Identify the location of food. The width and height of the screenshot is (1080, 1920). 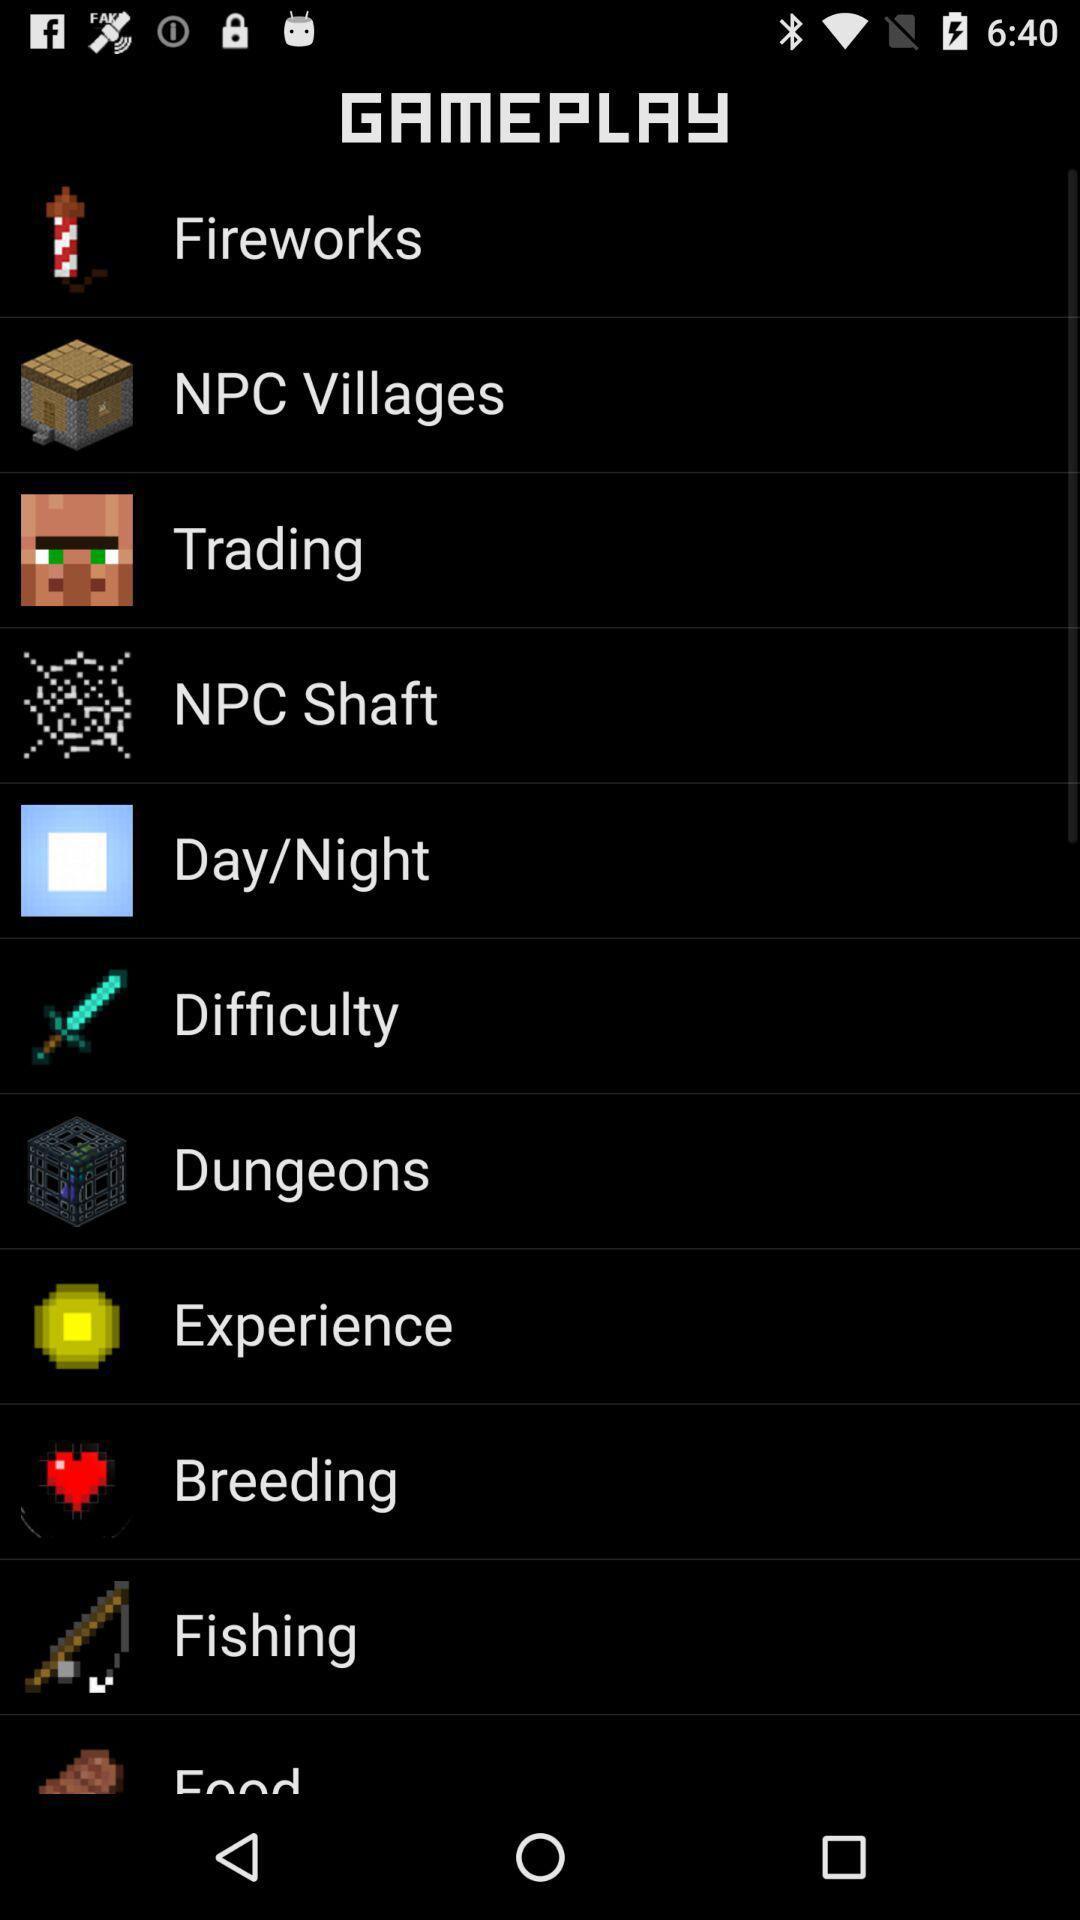
(236, 1771).